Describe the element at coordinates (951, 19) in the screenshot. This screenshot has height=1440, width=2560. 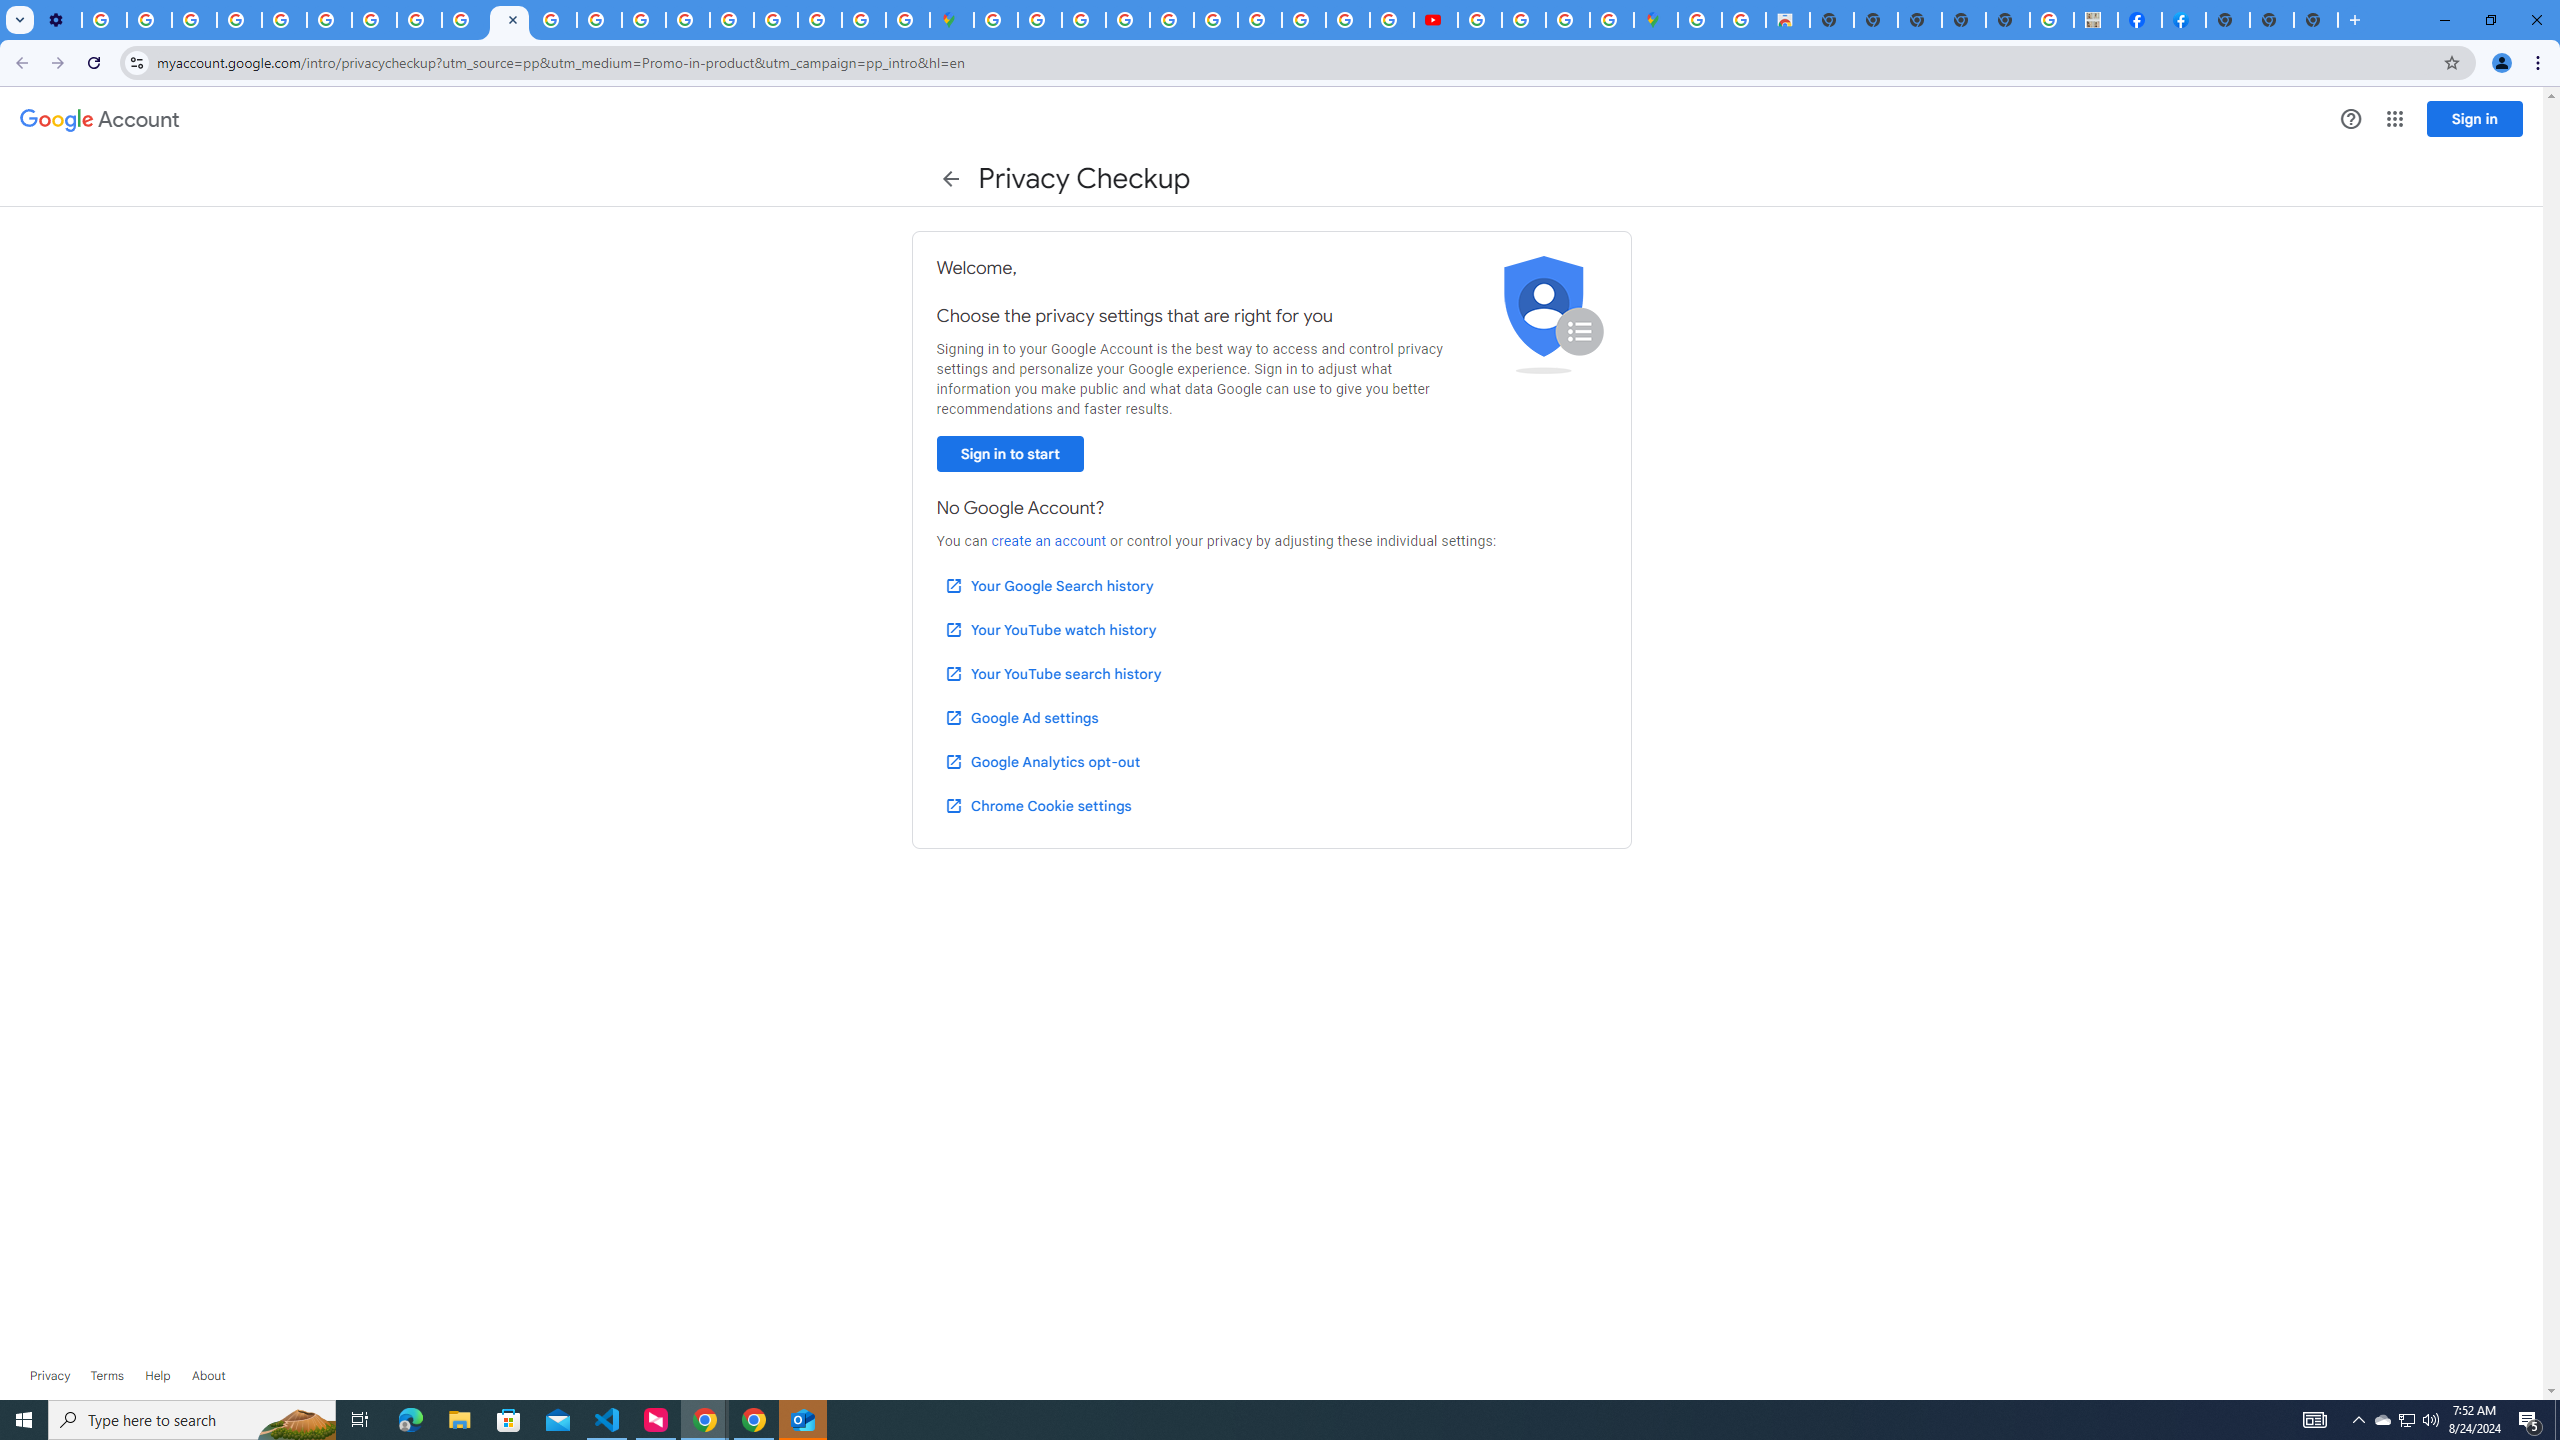
I see `'Google Maps'` at that location.